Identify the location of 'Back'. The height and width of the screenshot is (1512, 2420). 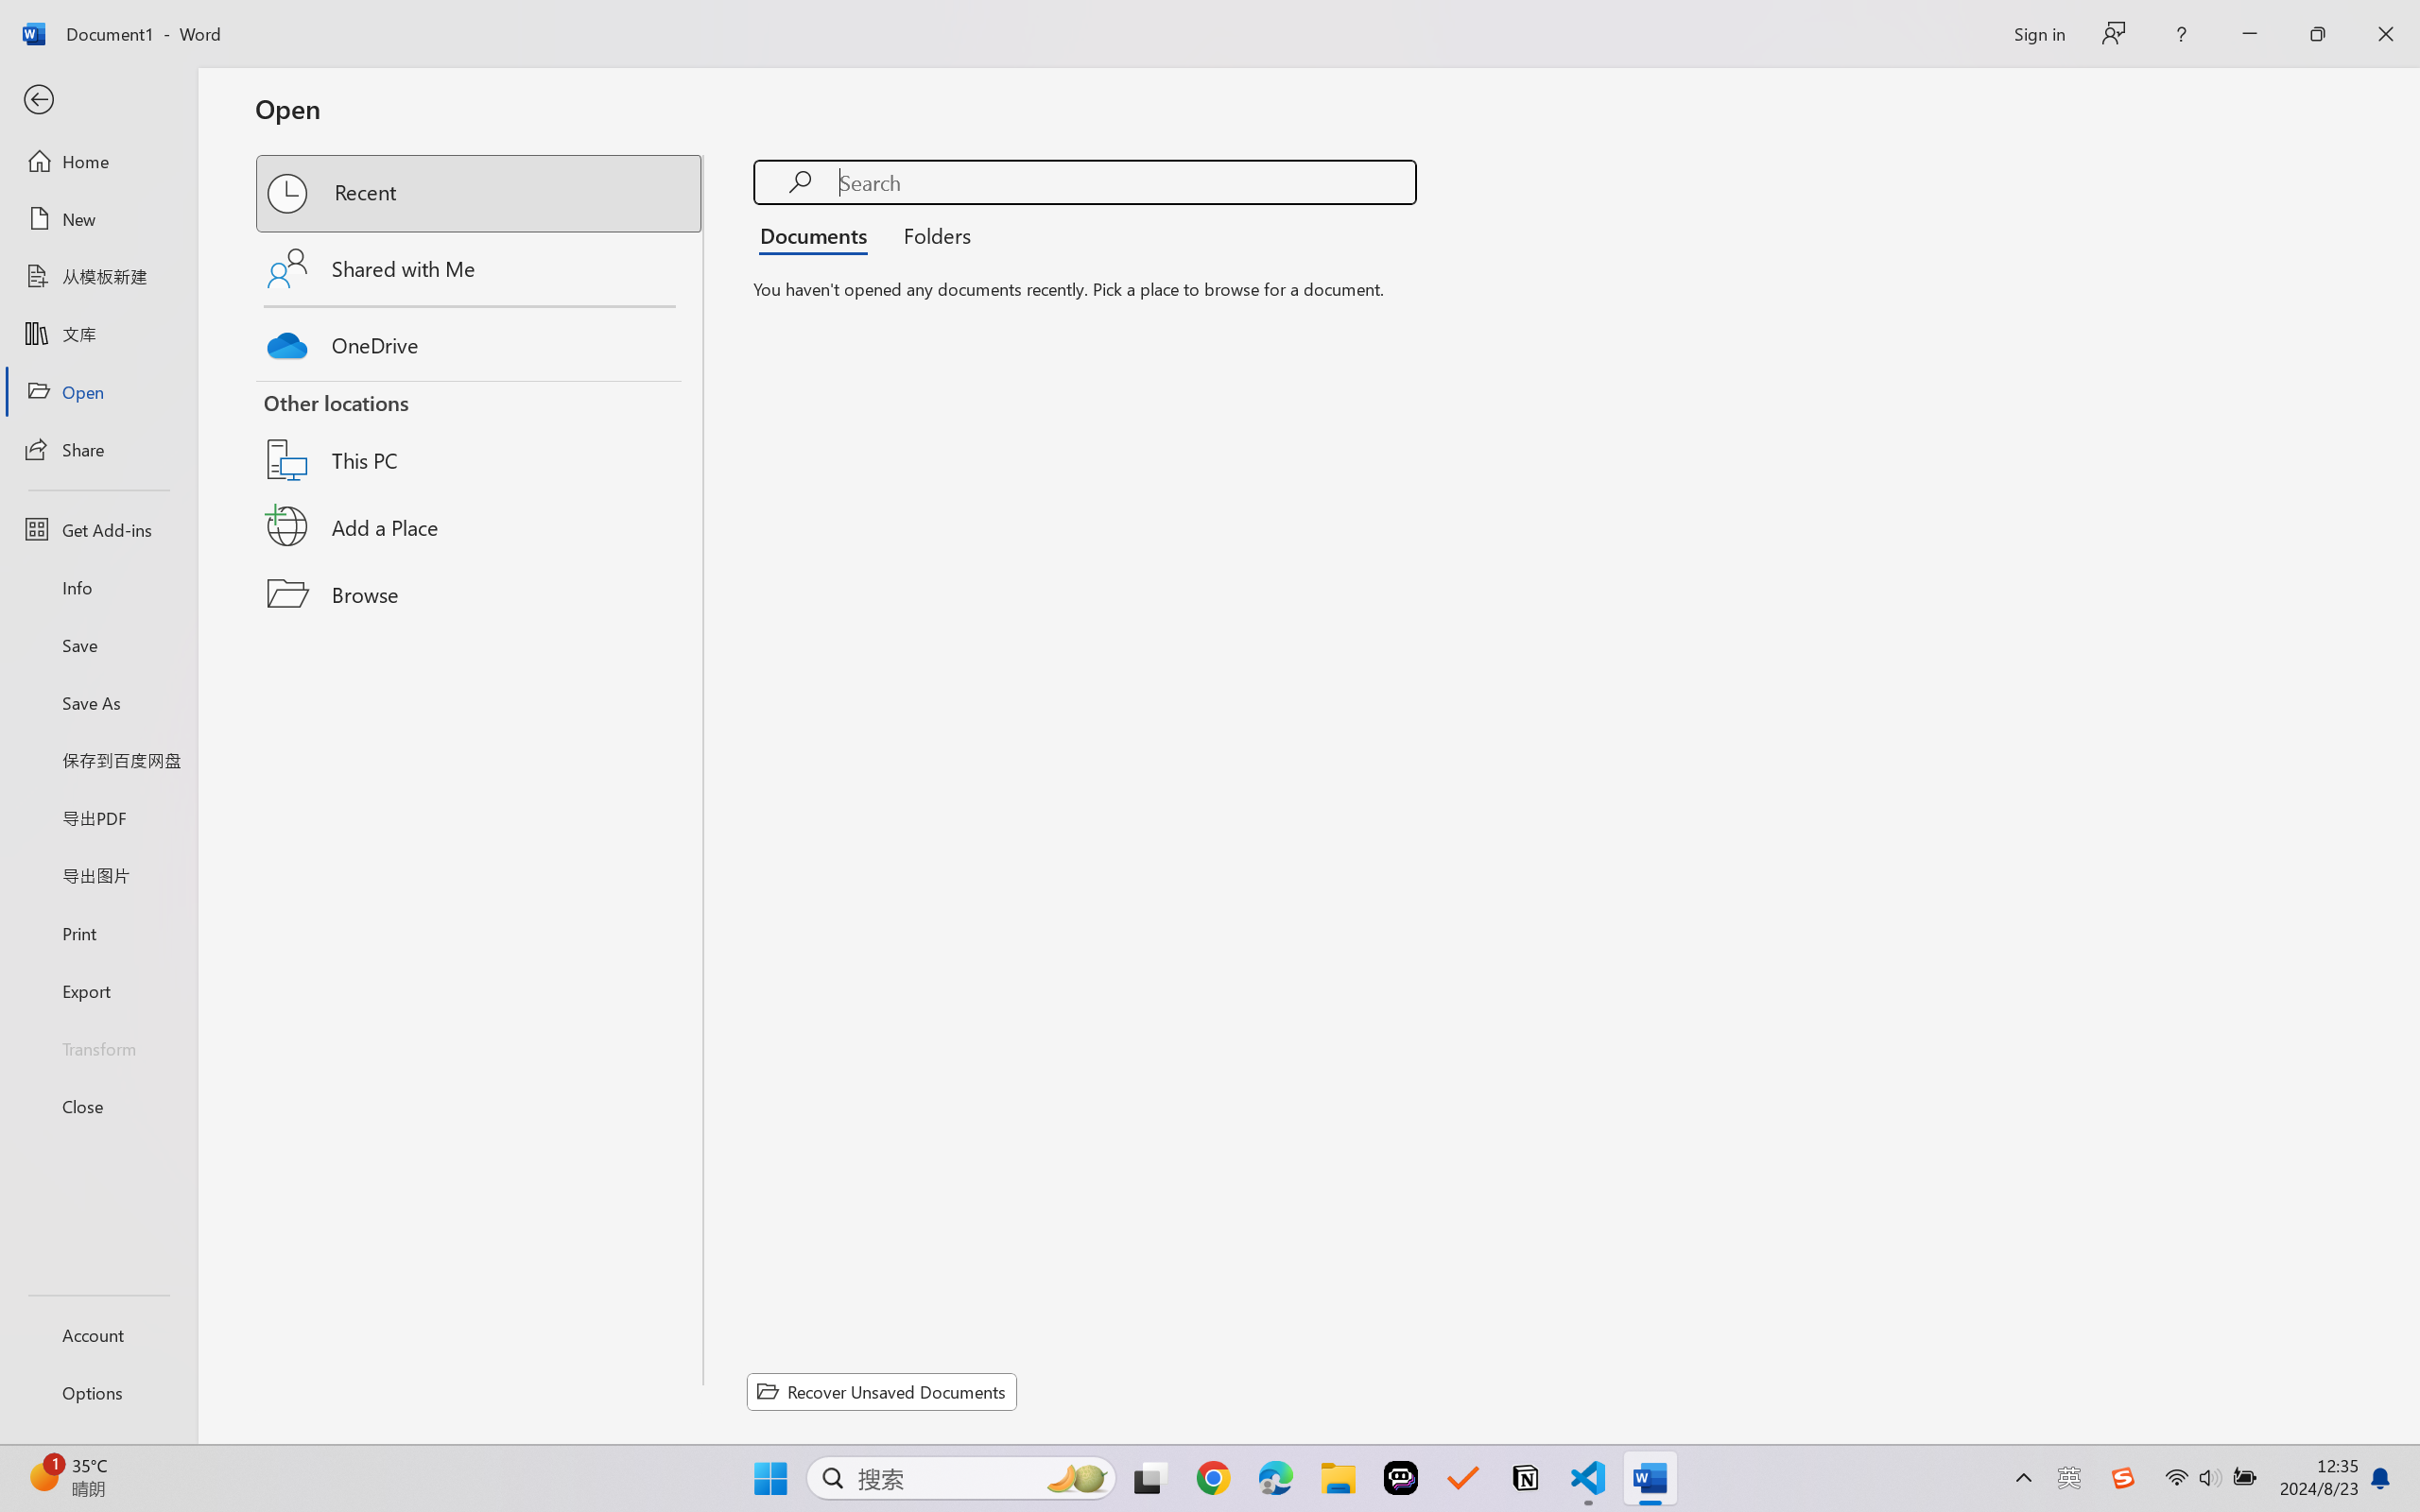
(97, 100).